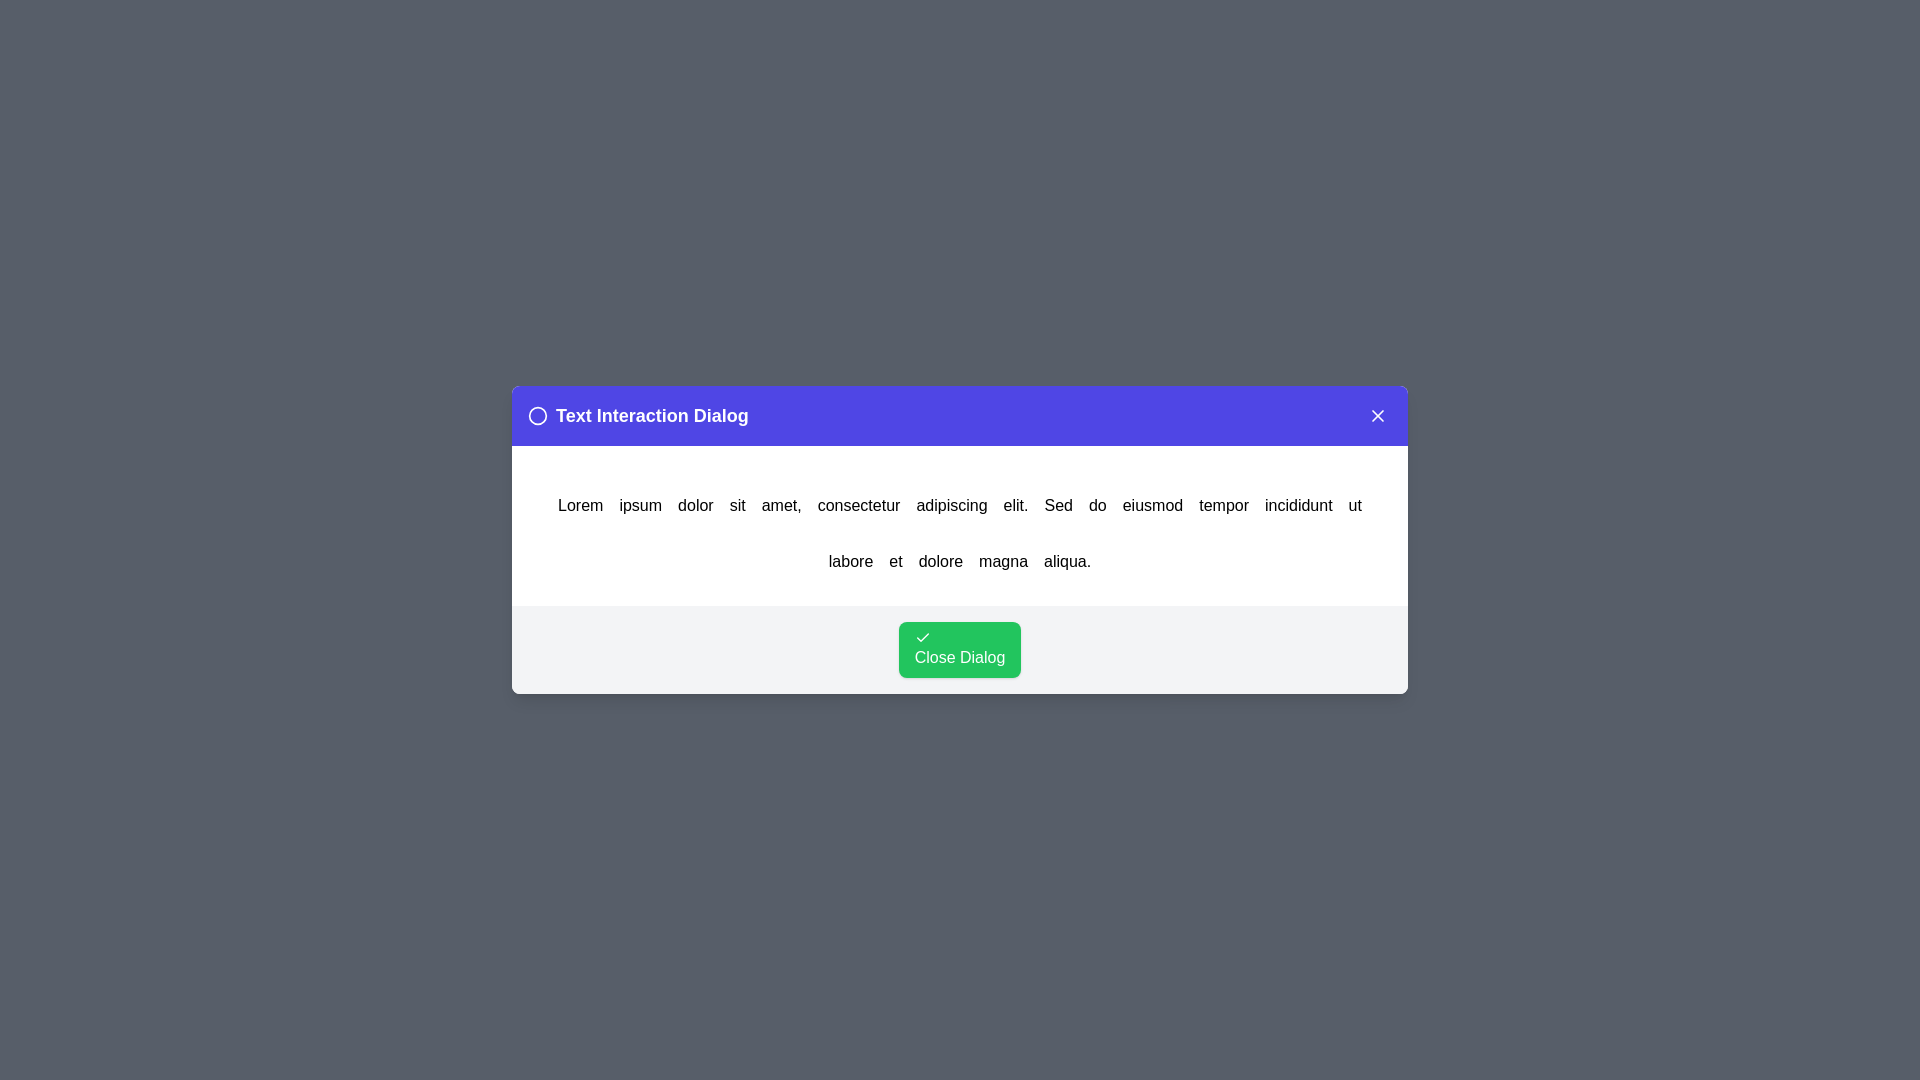 This screenshot has height=1080, width=1920. Describe the element at coordinates (1016, 504) in the screenshot. I see `the word elit. in the text to trigger an alert displaying the clicked word` at that location.